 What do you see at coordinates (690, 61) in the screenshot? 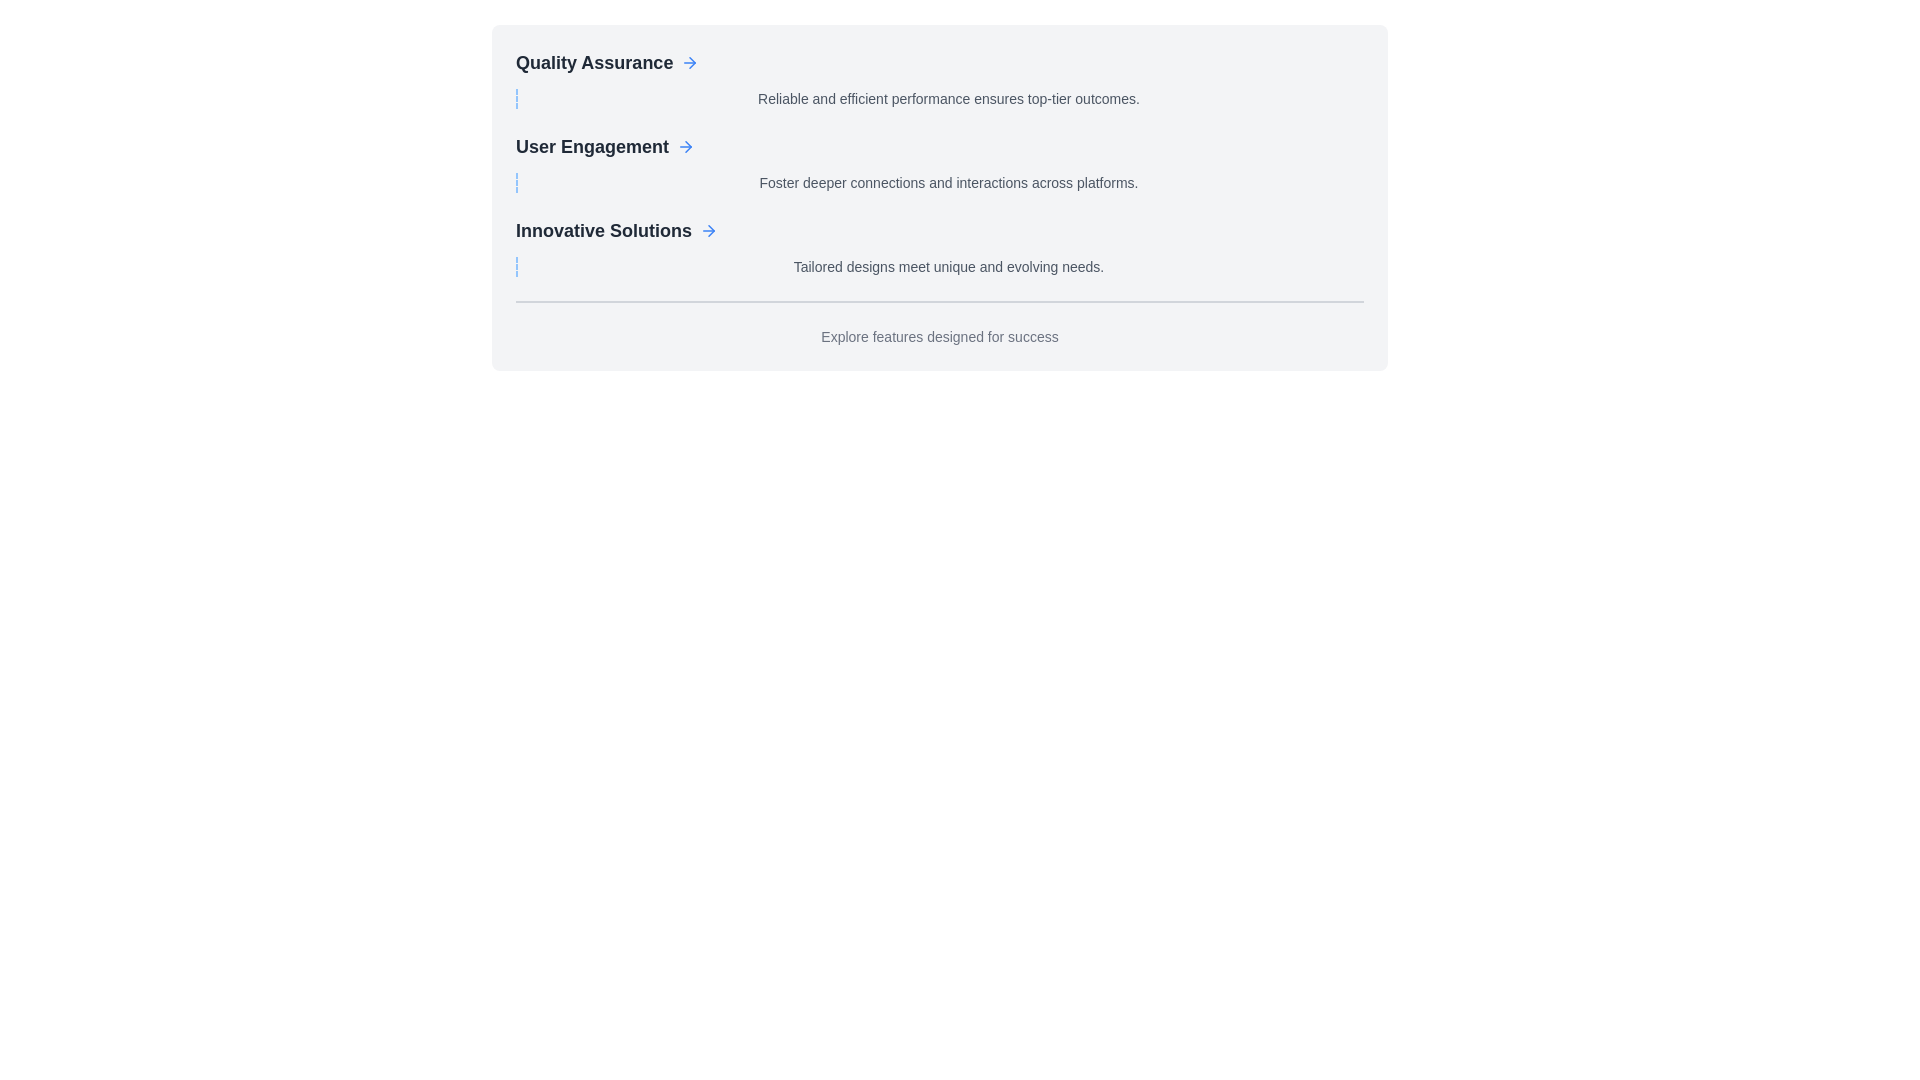
I see `the navigation icon located to the right of the 'Quality Assurance' text label in the topmost row of the vertically-stacked list` at bounding box center [690, 61].